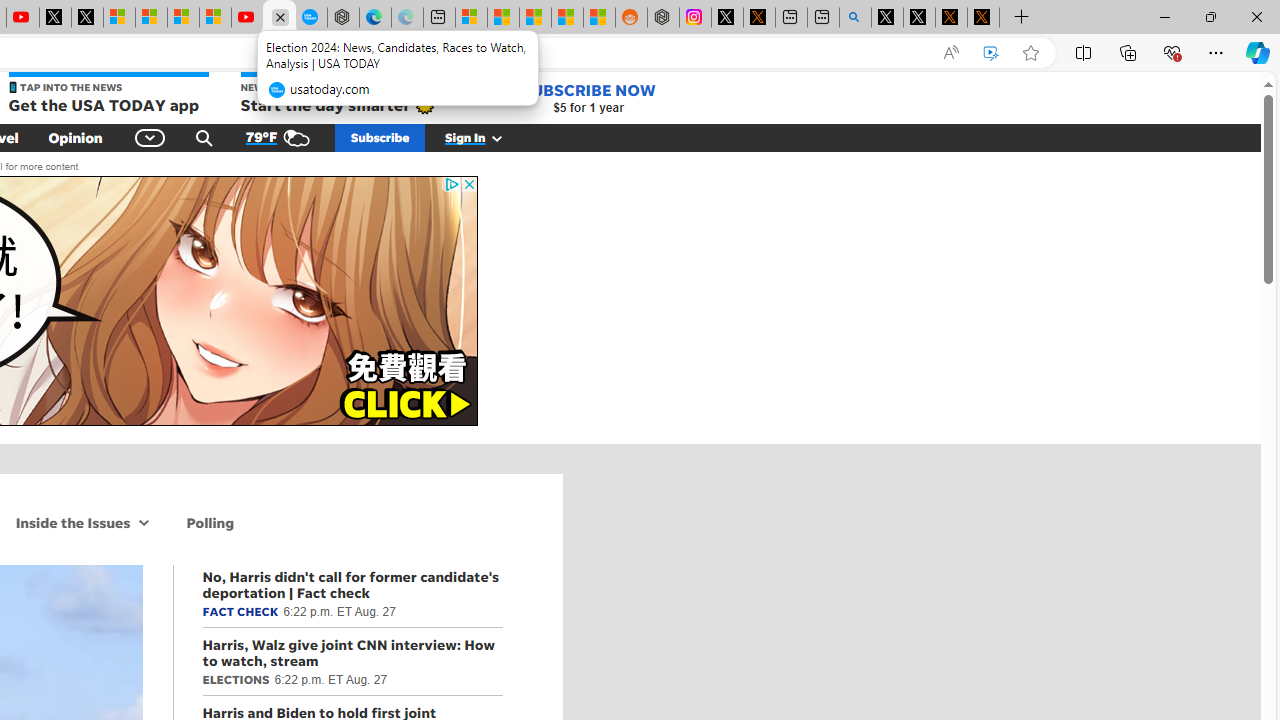 This screenshot has width=1280, height=720. I want to click on 'Polling', so click(210, 521).